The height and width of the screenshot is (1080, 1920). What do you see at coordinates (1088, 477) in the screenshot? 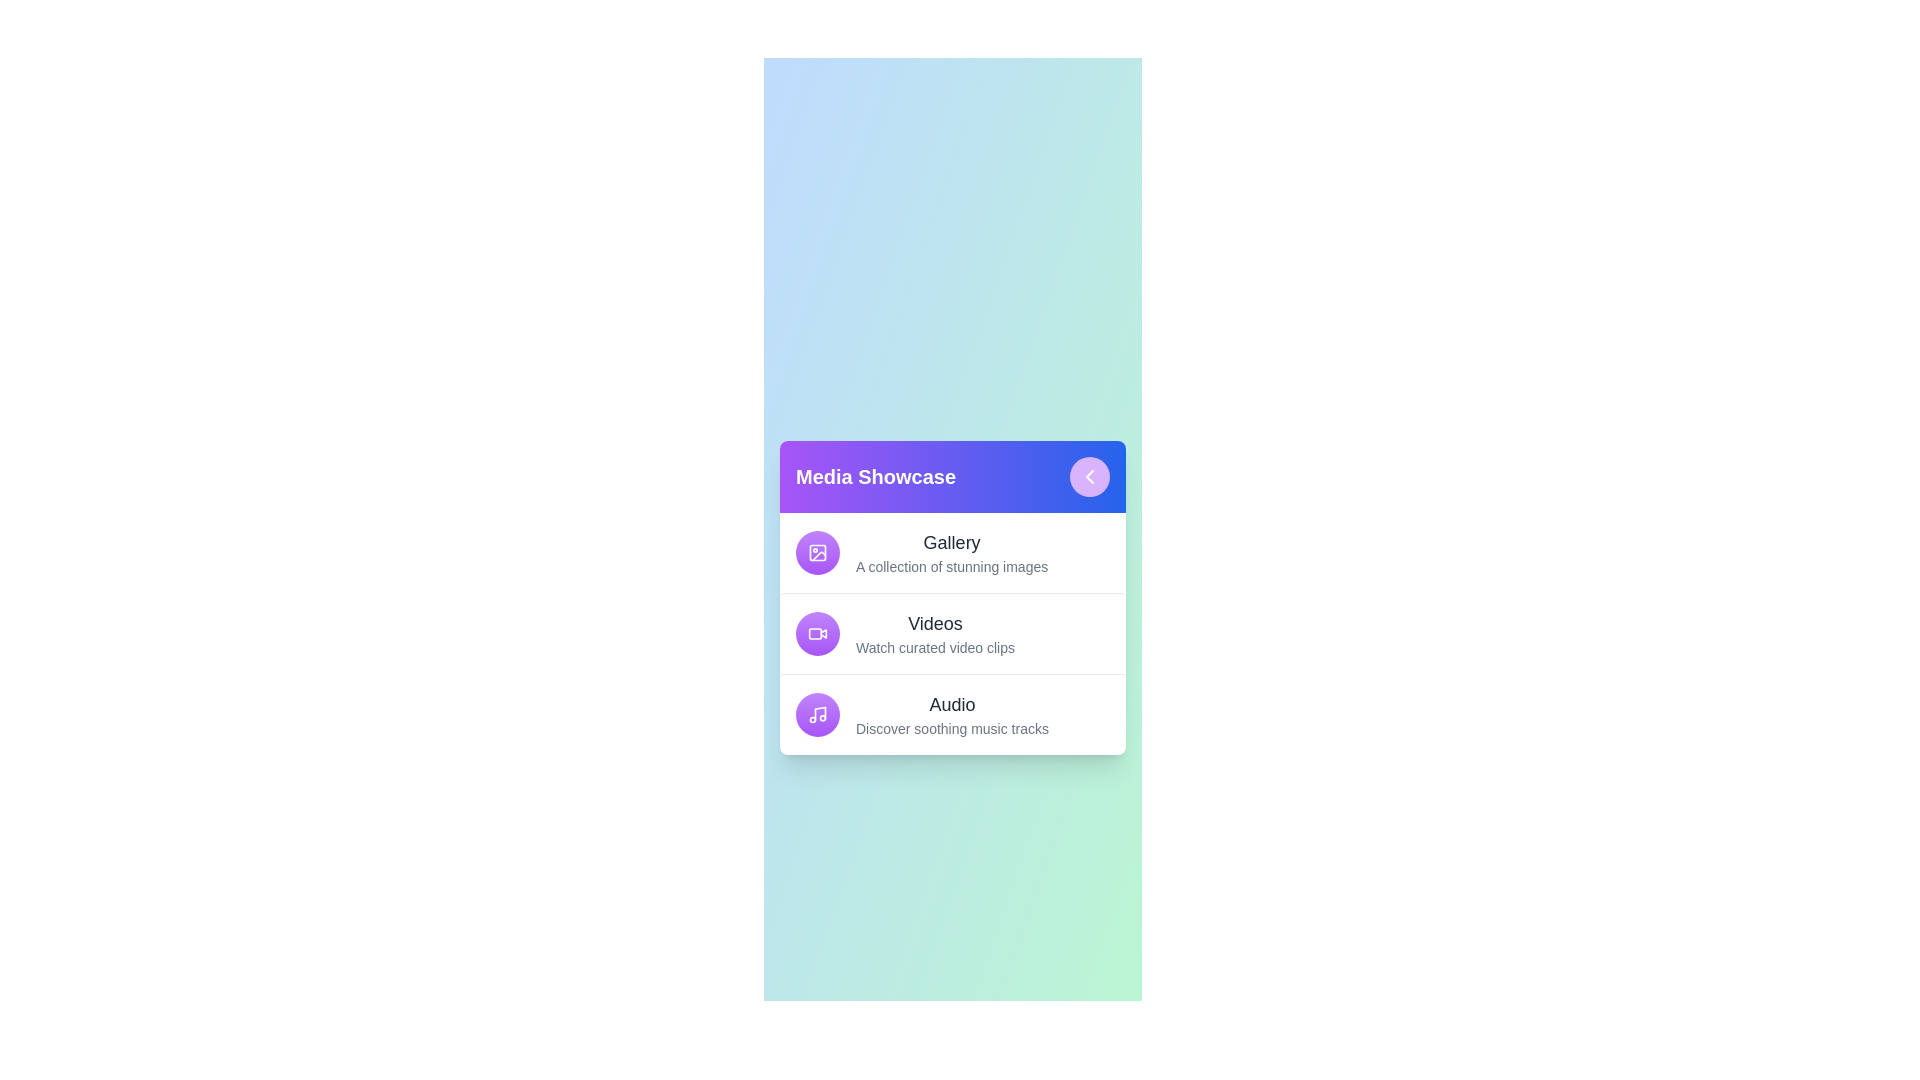
I see `button in the top-right corner of the header to toggle the menu` at bounding box center [1088, 477].